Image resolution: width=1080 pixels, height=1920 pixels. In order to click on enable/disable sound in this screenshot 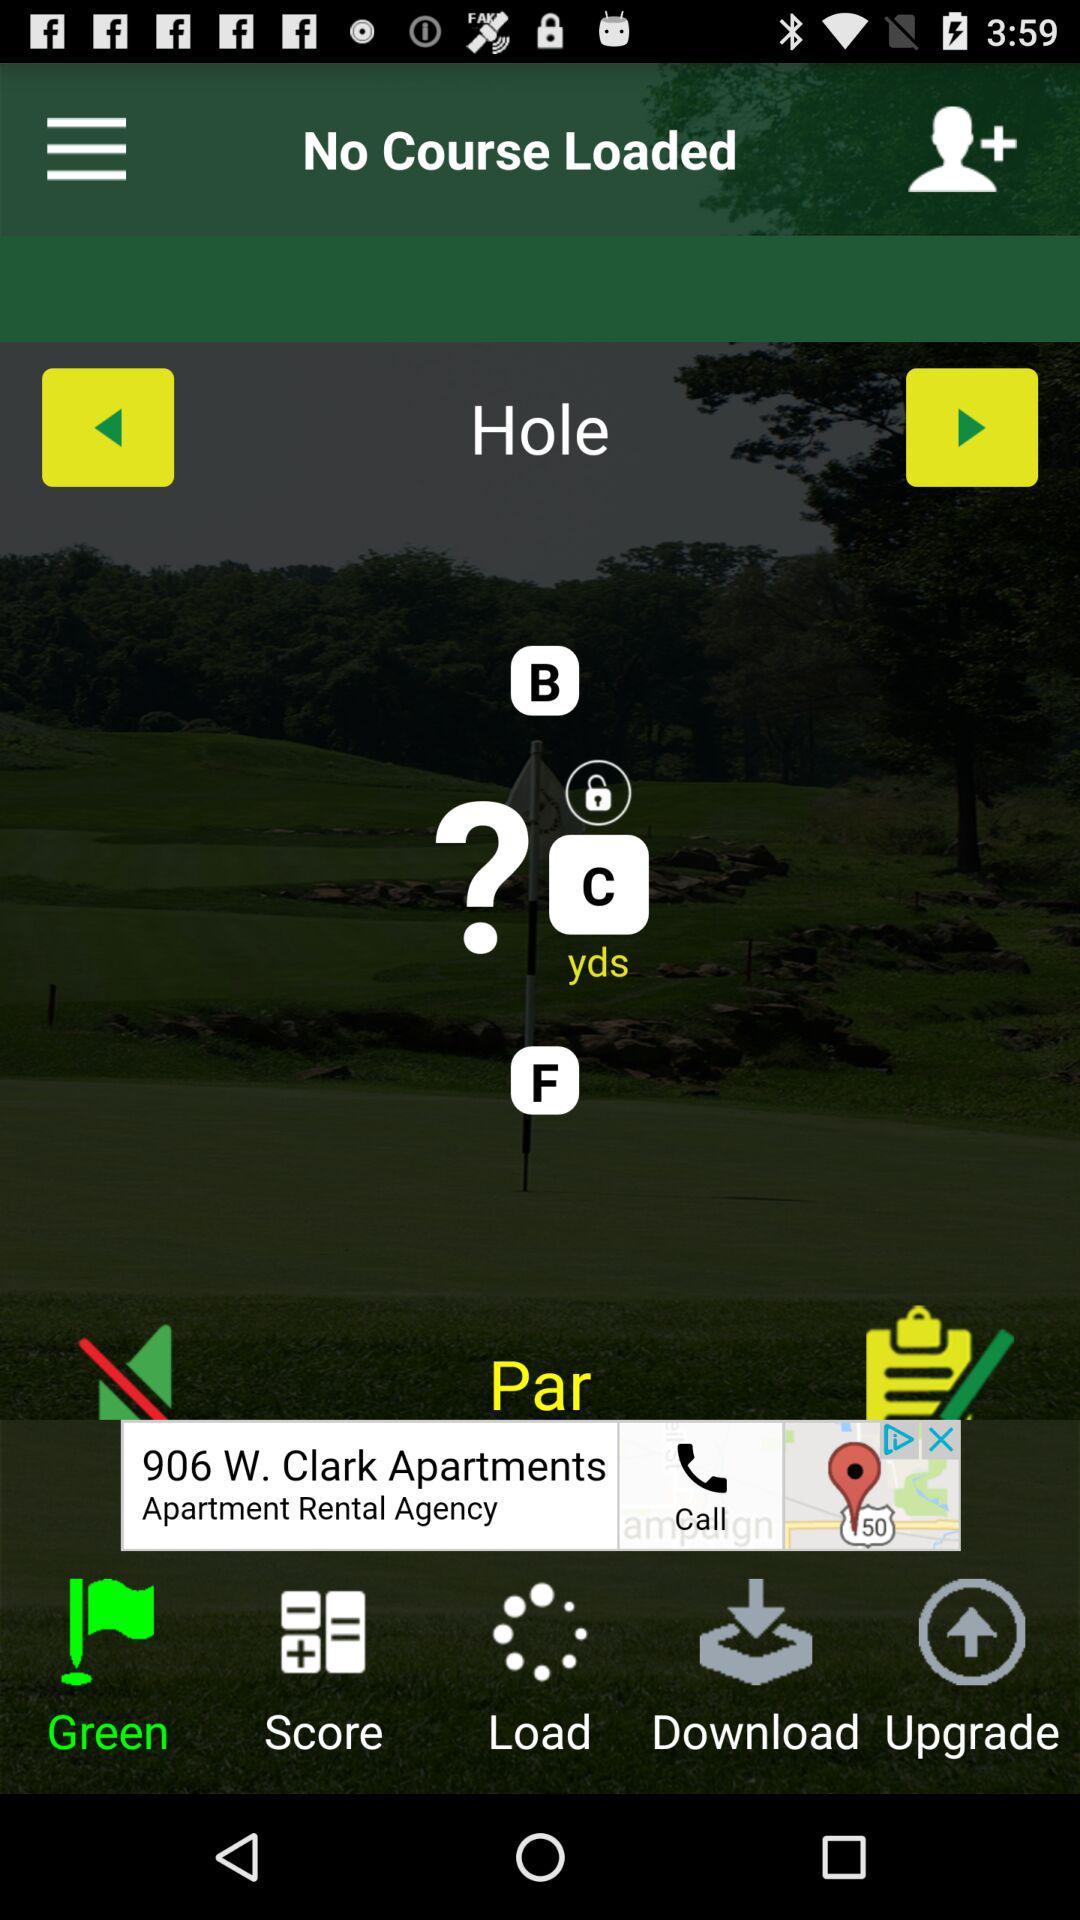, I will do `click(138, 1347)`.